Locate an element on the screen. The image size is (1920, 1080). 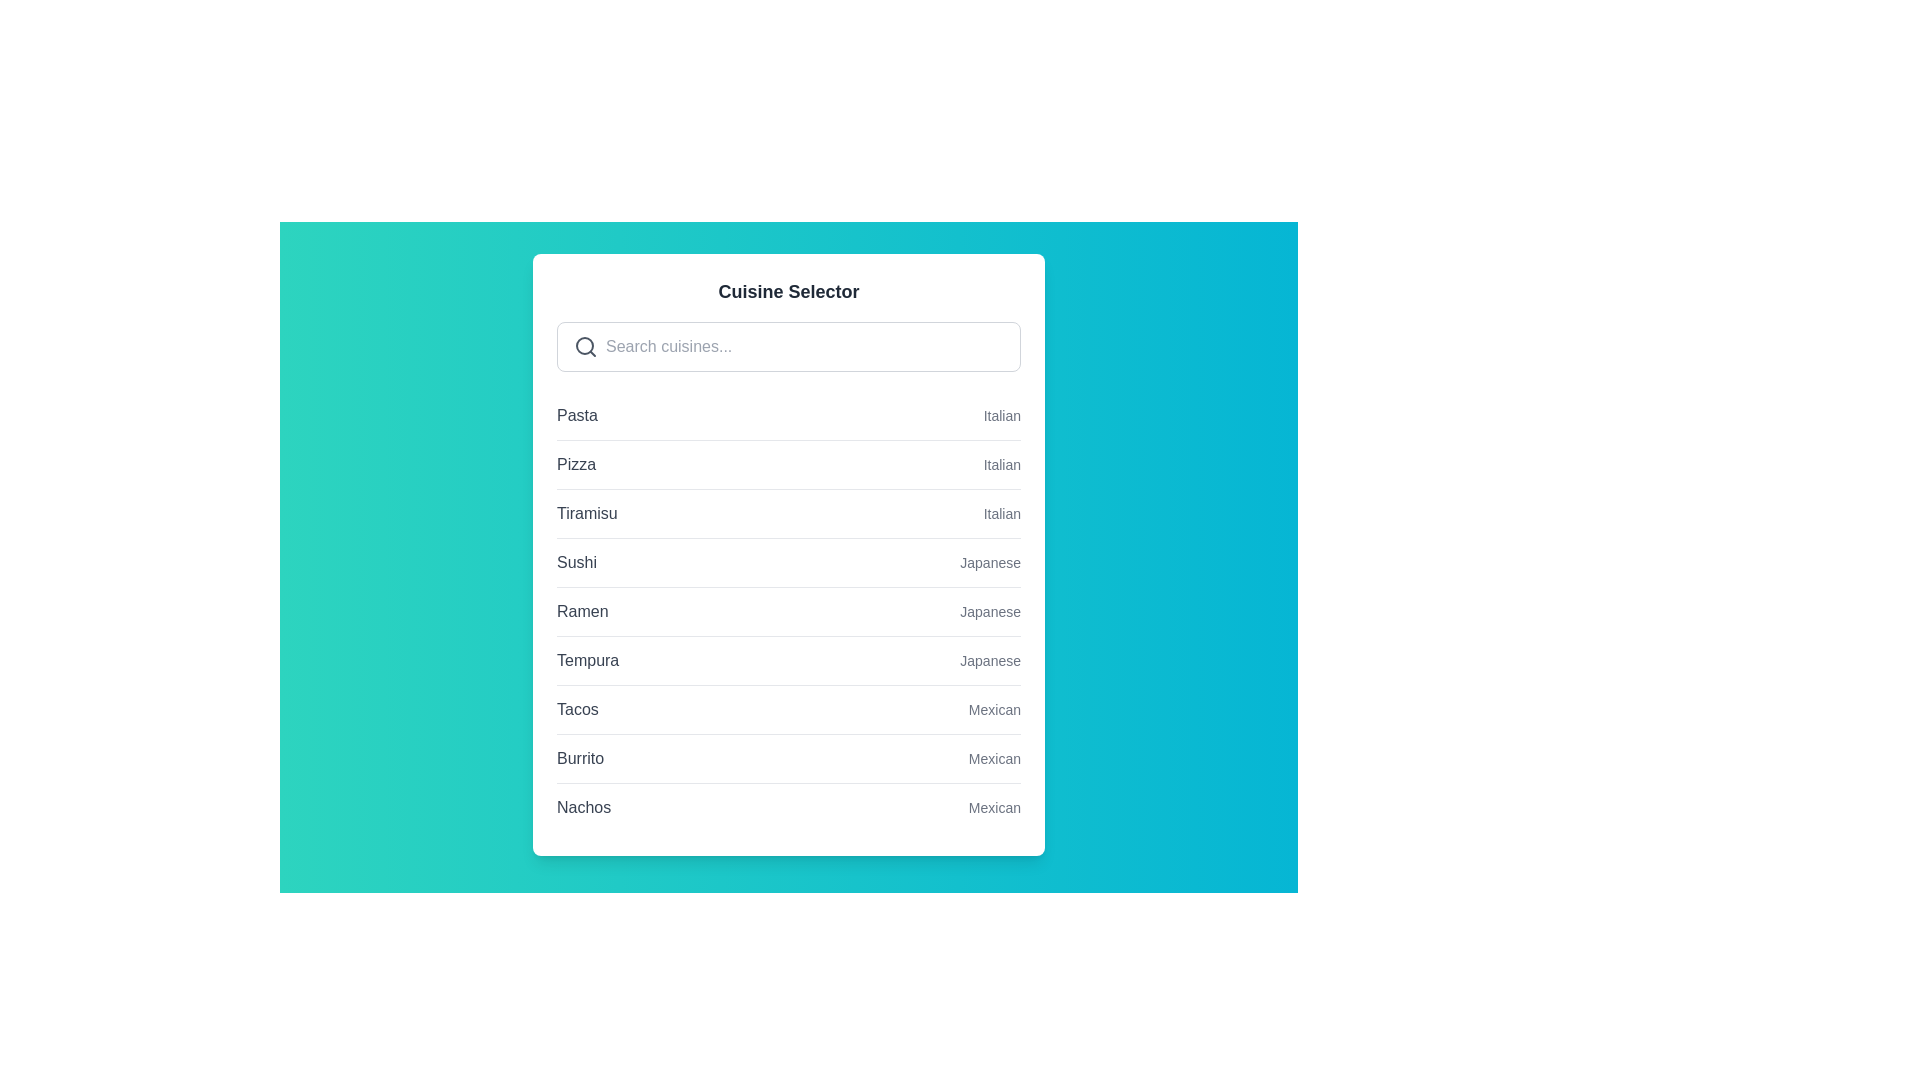
the Search bar located near the top of the white panel labeled 'Cuisine Selector', which allows users to search for specific cuisines is located at coordinates (787, 346).